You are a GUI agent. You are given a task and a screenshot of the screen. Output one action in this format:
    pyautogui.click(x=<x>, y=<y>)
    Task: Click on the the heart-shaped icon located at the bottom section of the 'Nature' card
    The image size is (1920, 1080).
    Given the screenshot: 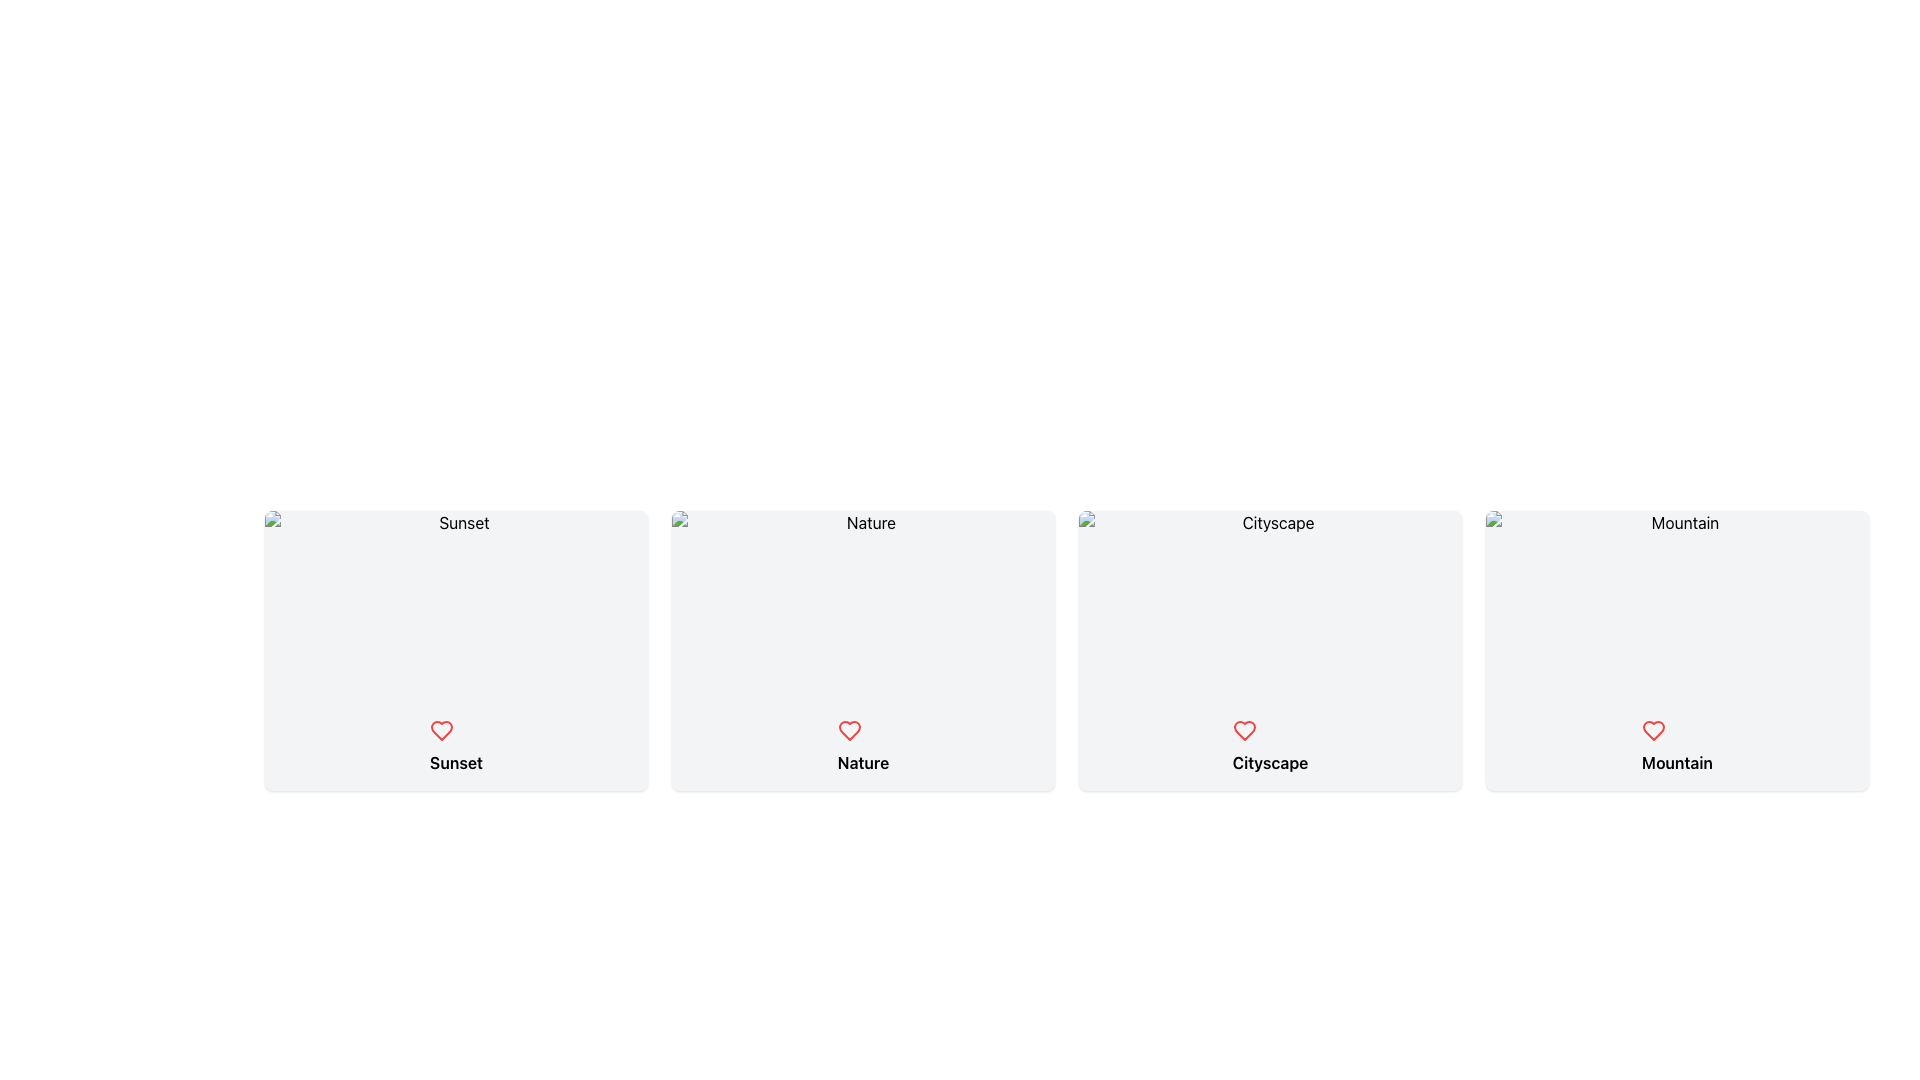 What is the action you would take?
    pyautogui.click(x=849, y=731)
    